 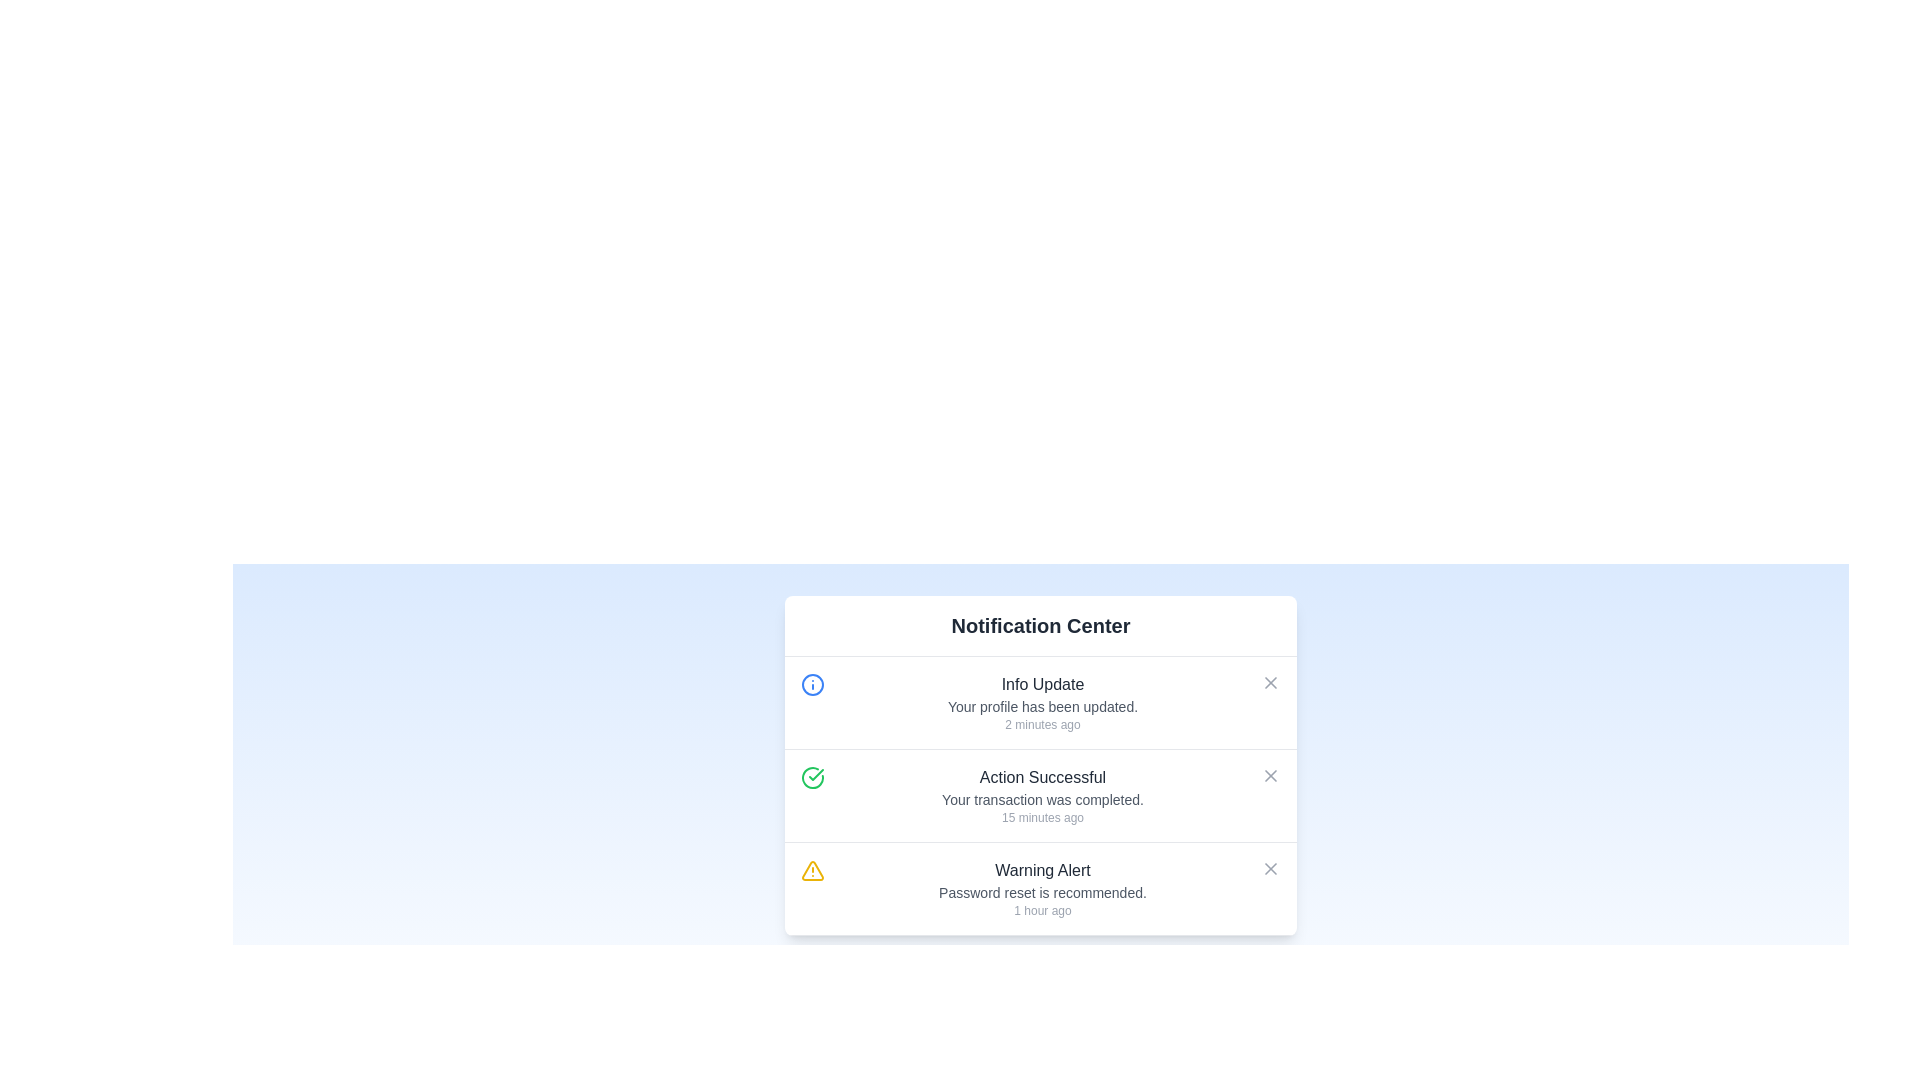 I want to click on the Close icon button located at the far right of the first notification in the vertically stacked list, so click(x=1270, y=681).